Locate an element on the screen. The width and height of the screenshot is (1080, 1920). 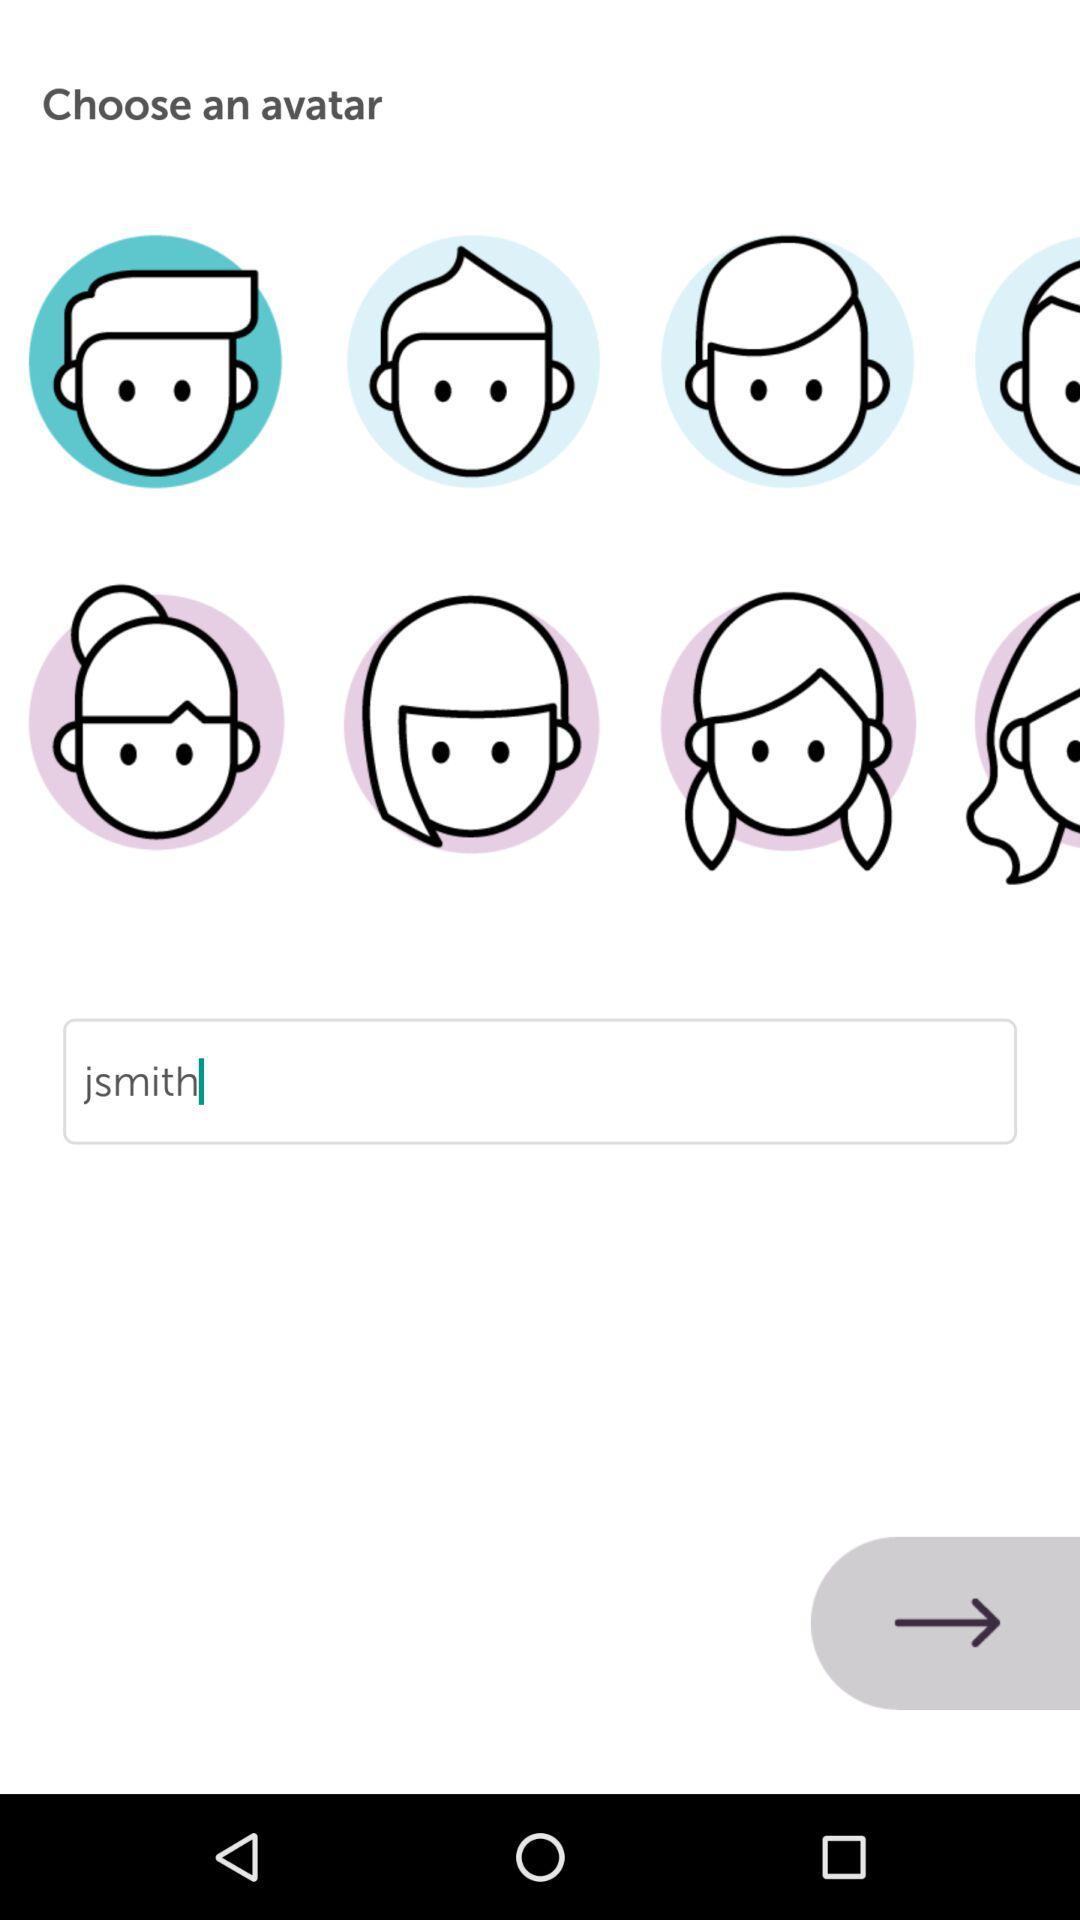
the second male avatar is located at coordinates (472, 391).